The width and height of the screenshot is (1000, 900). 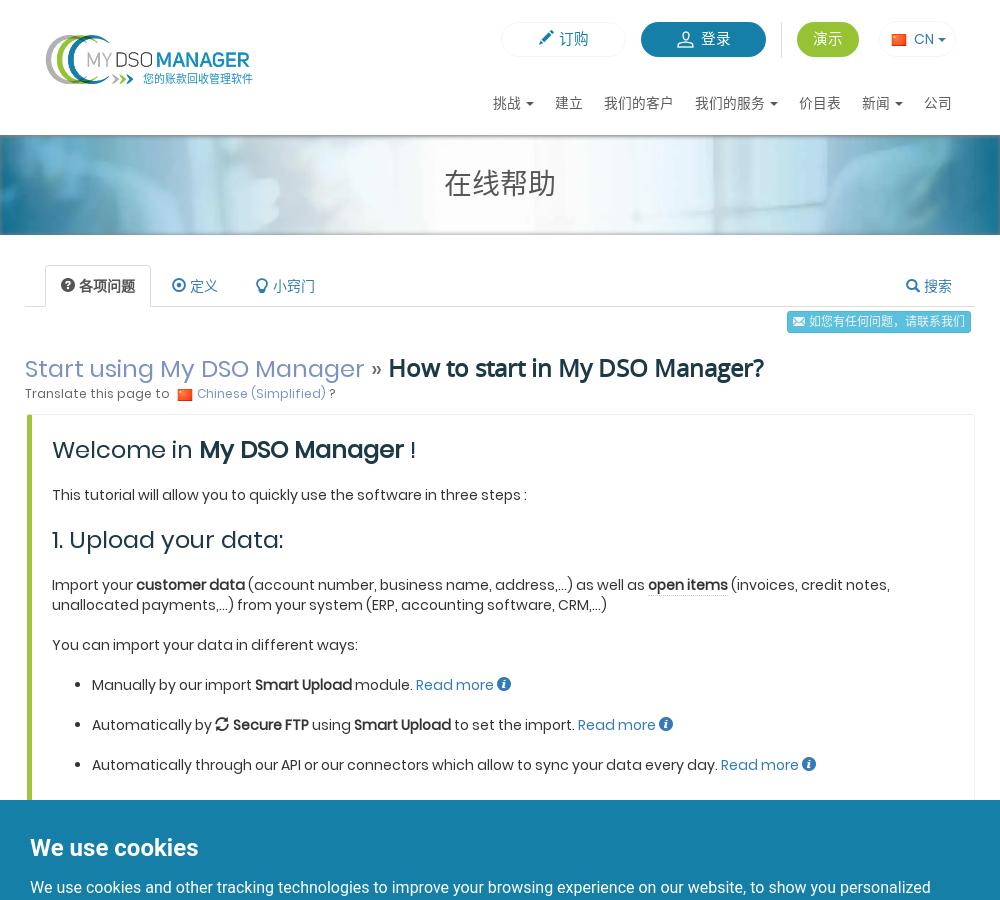 I want to click on 'open items', so click(x=688, y=585).